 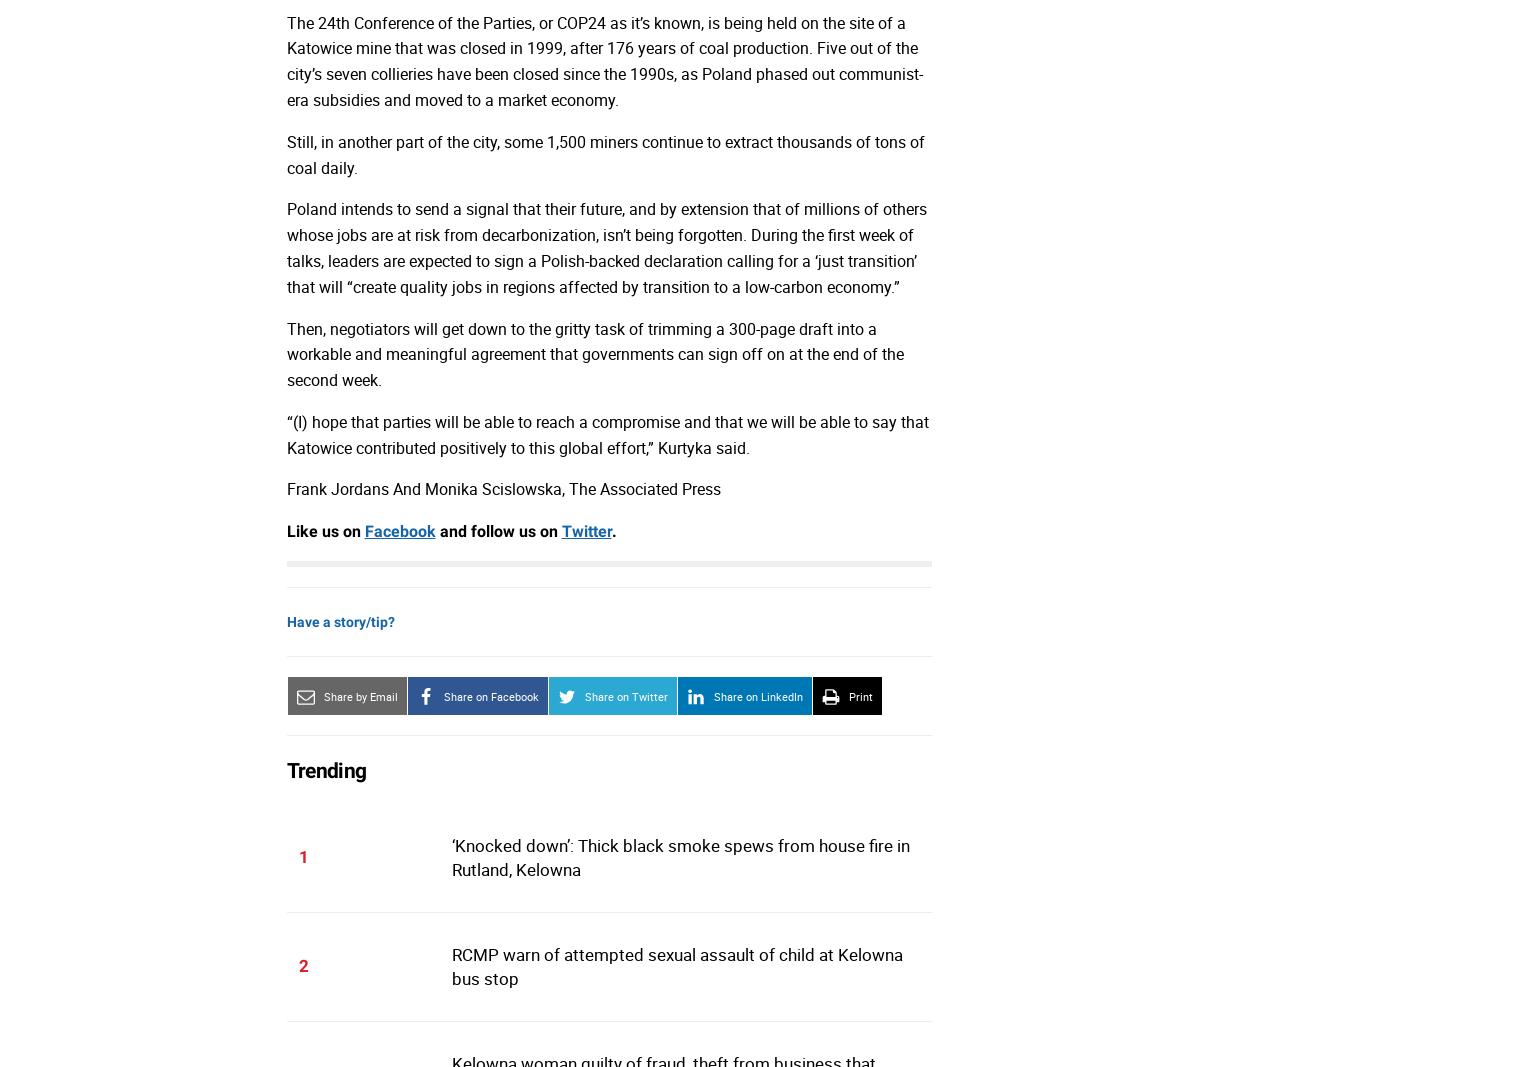 I want to click on 'Share on LinkedIn', so click(x=757, y=696).